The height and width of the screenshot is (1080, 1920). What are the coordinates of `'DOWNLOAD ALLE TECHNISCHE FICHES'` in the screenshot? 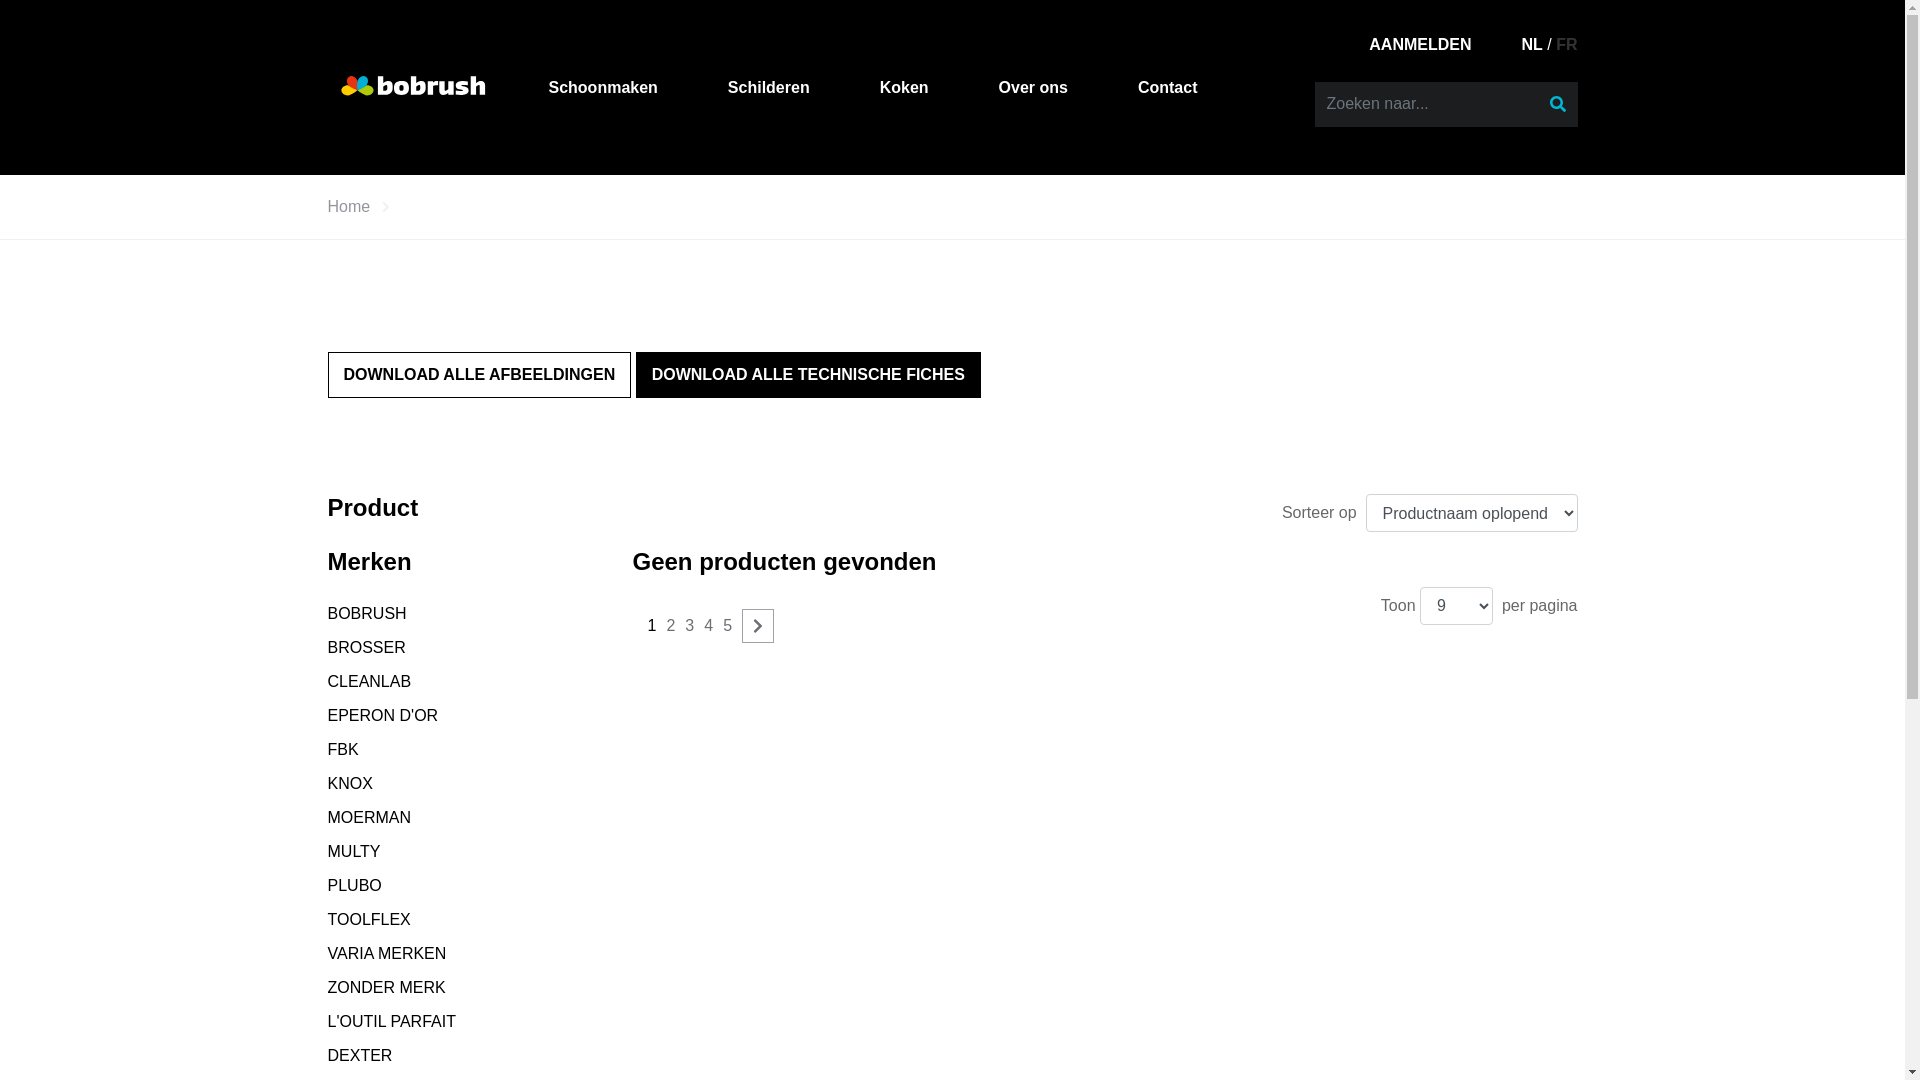 It's located at (808, 374).